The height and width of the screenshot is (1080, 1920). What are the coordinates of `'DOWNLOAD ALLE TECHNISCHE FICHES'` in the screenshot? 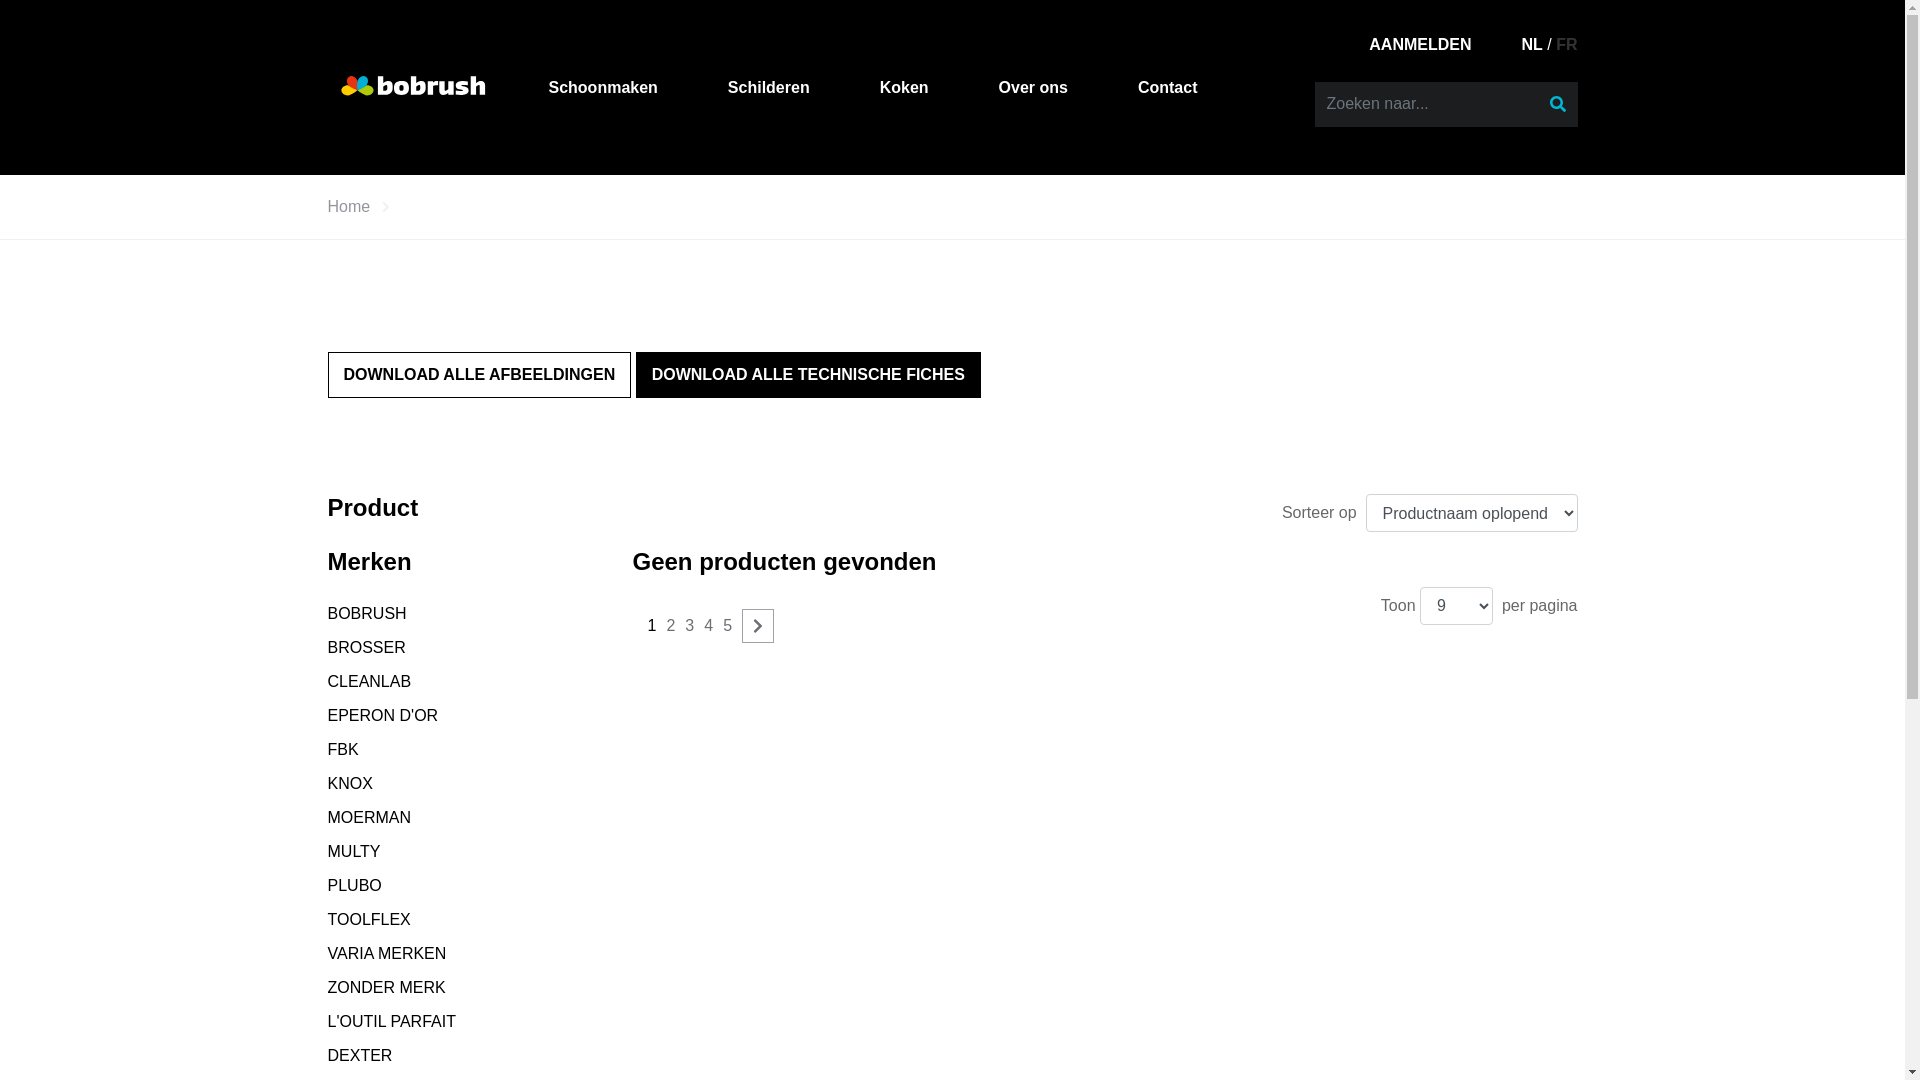 It's located at (808, 374).